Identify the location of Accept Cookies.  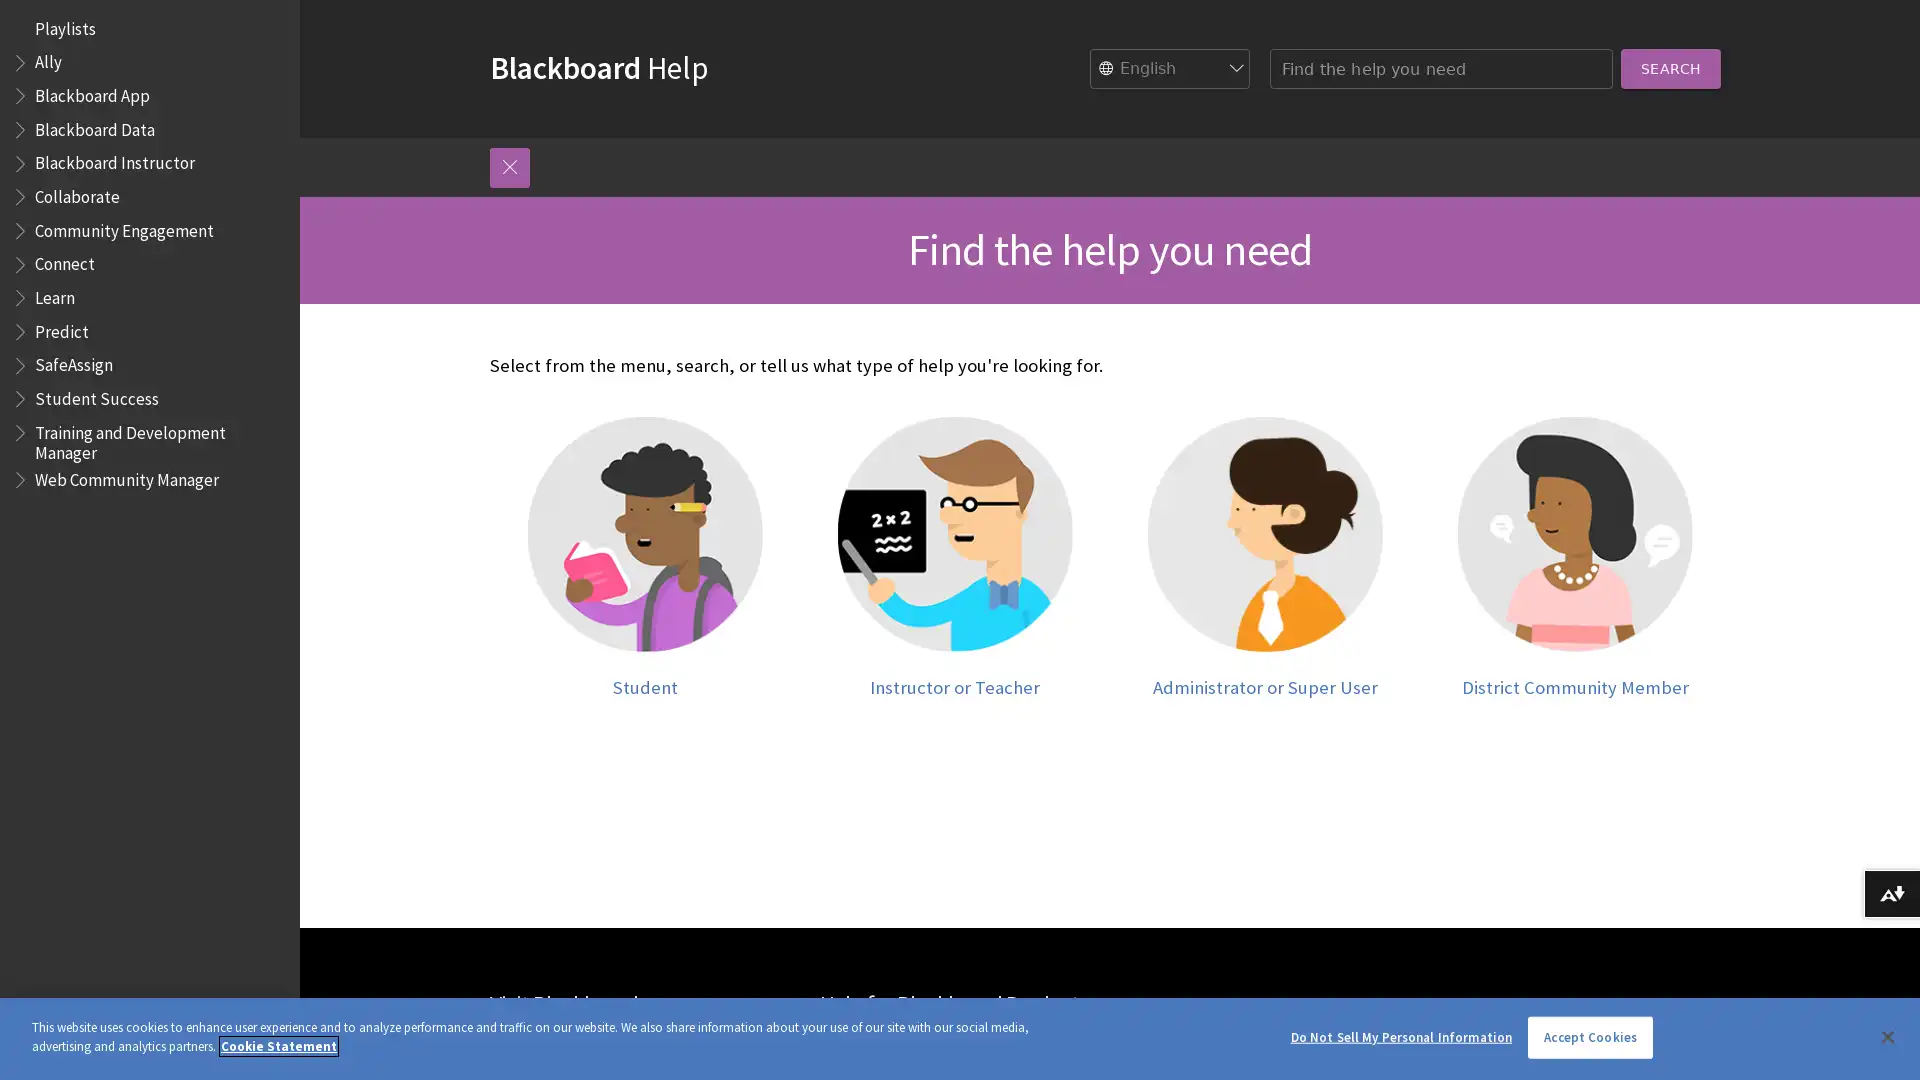
(1589, 1036).